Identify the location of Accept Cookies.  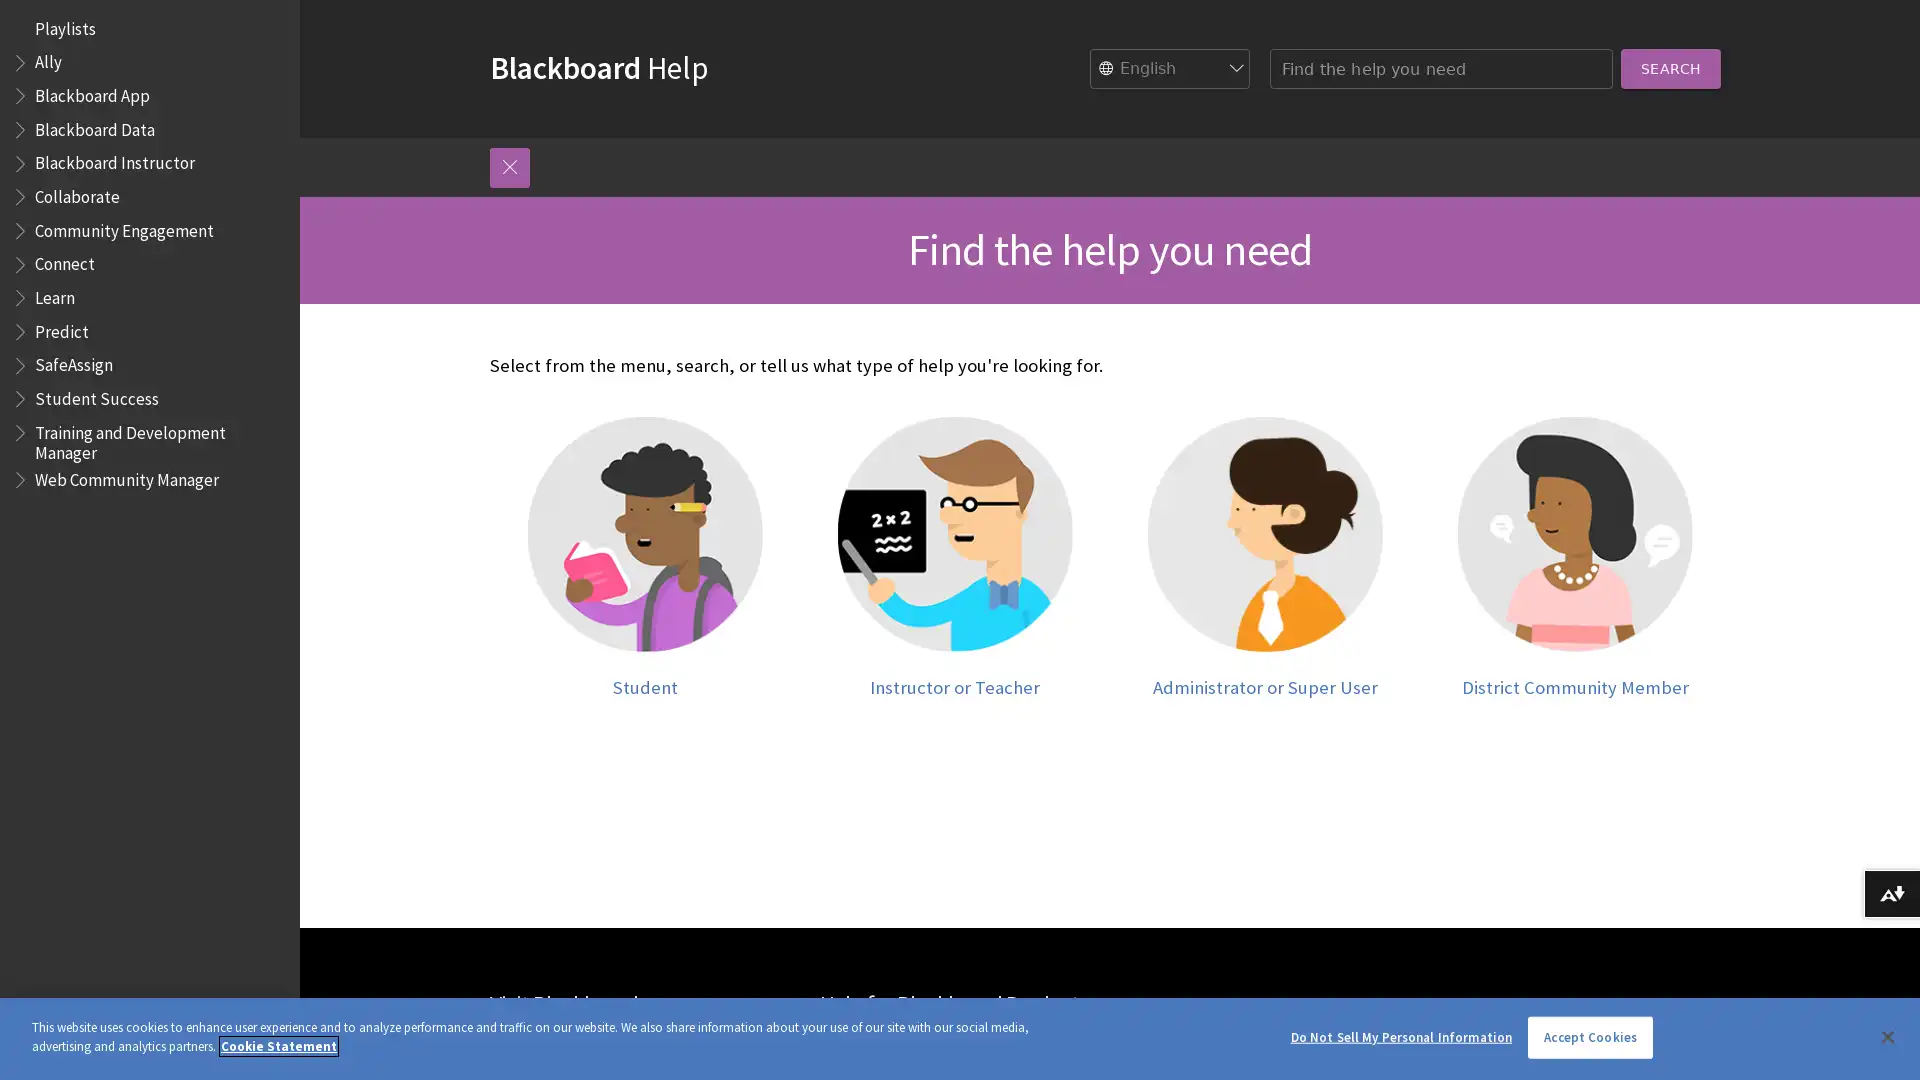
(1589, 1036).